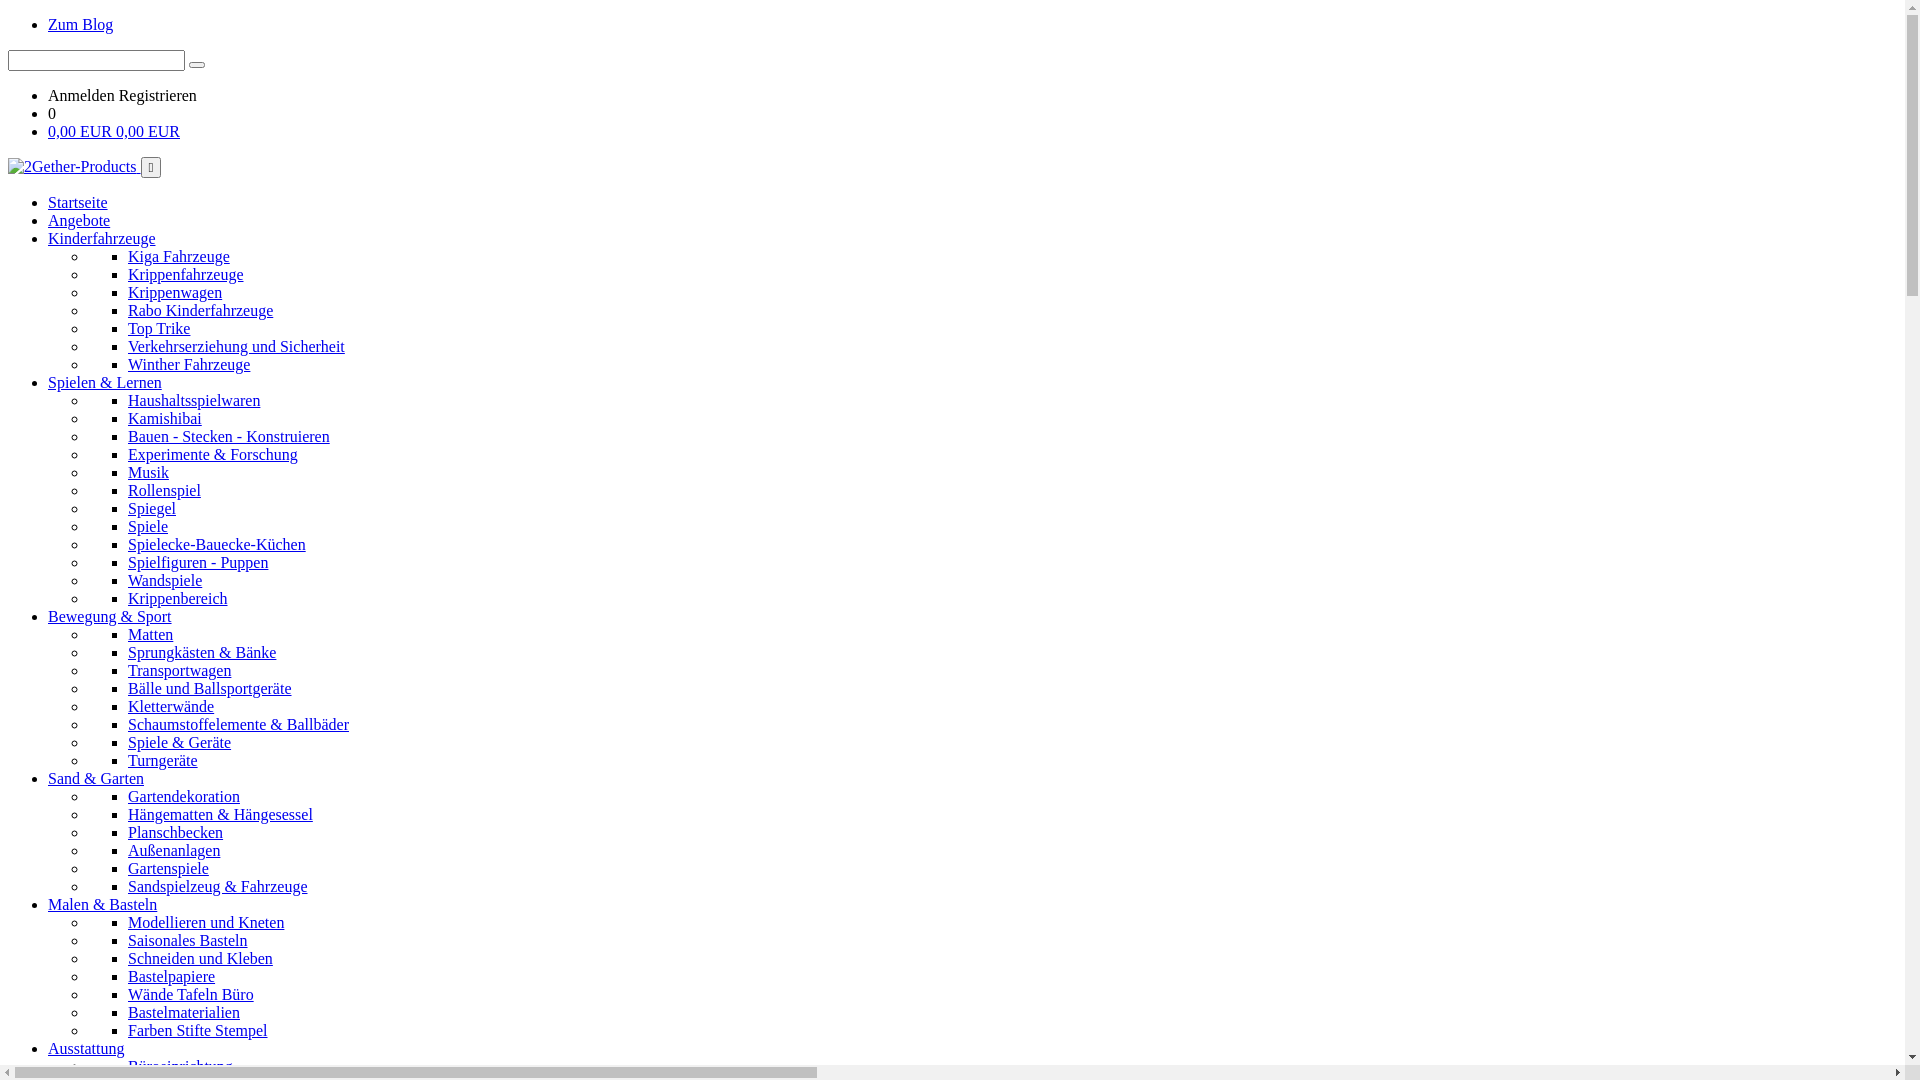 The height and width of the screenshot is (1080, 1920). What do you see at coordinates (127, 274) in the screenshot?
I see `'Krippenfahrzeuge'` at bounding box center [127, 274].